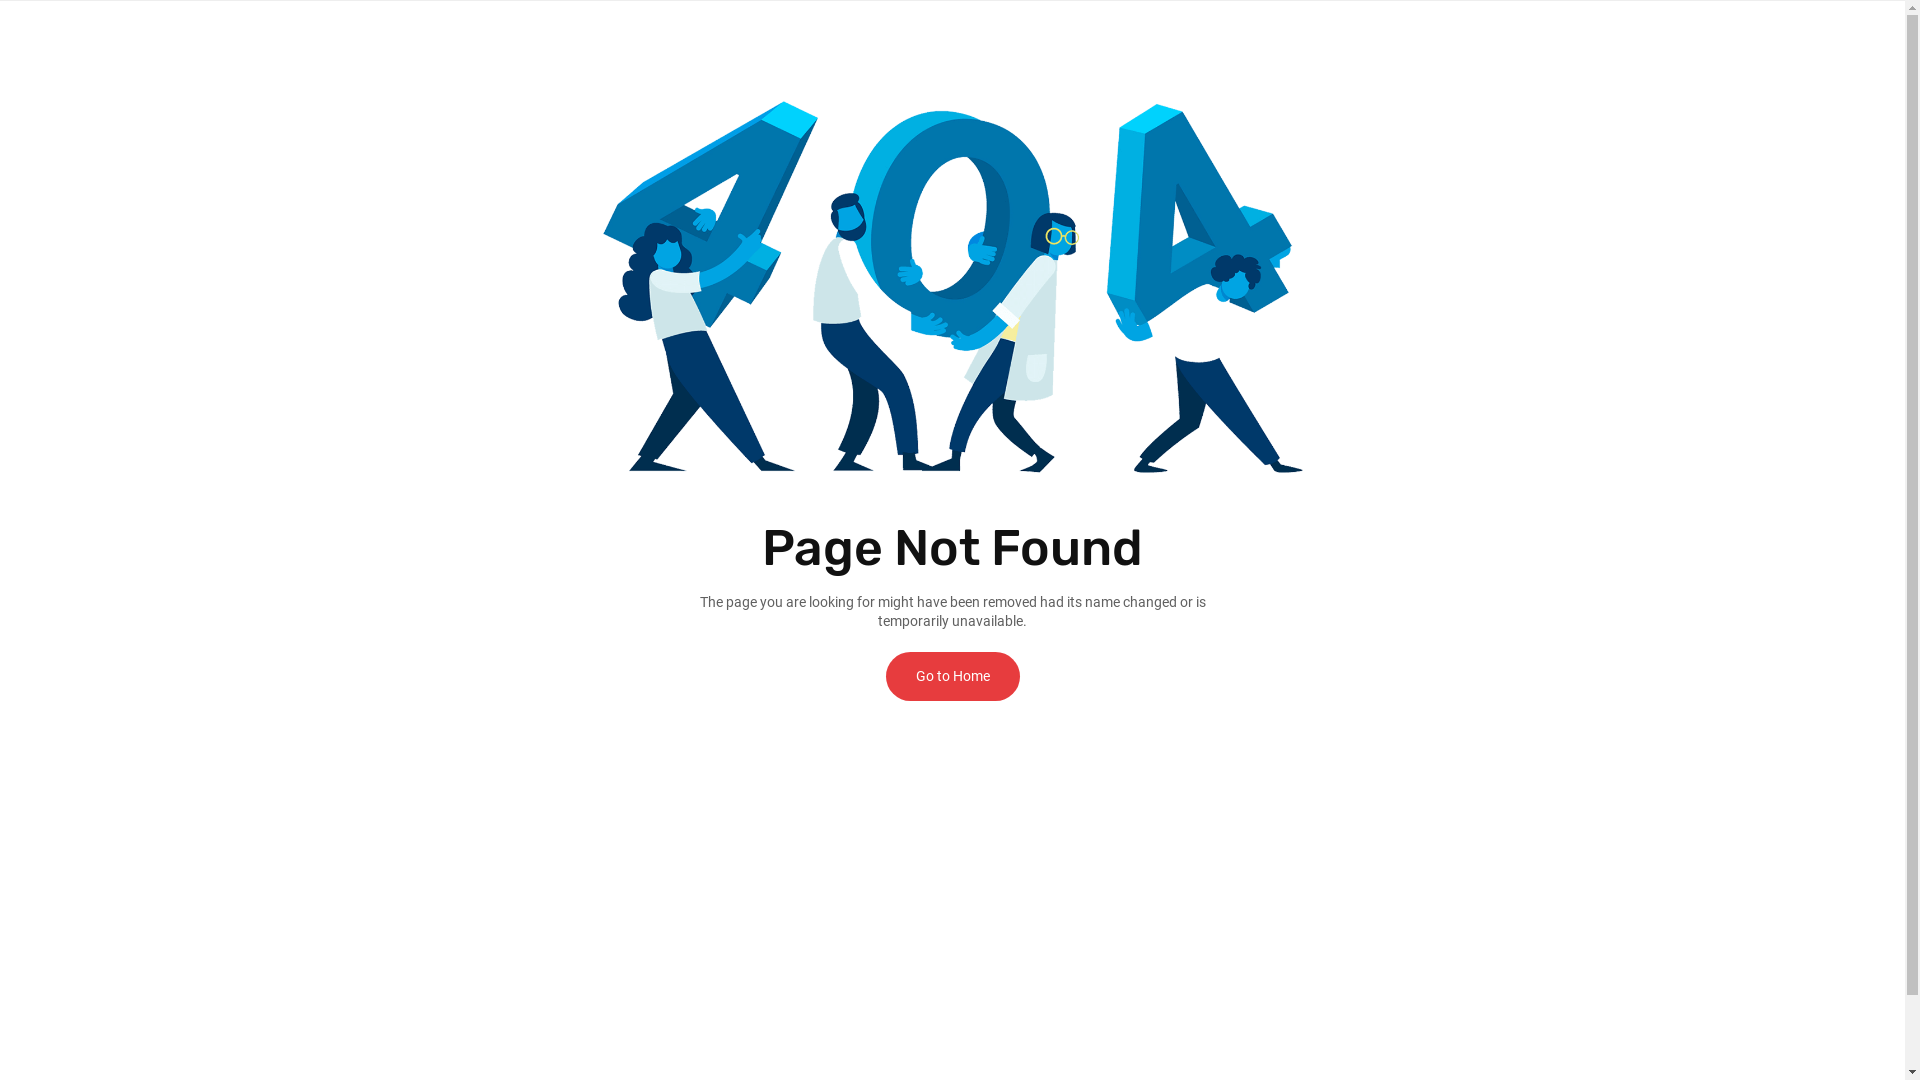 This screenshot has height=1080, width=1920. What do you see at coordinates (952, 675) in the screenshot?
I see `'Go to Home'` at bounding box center [952, 675].